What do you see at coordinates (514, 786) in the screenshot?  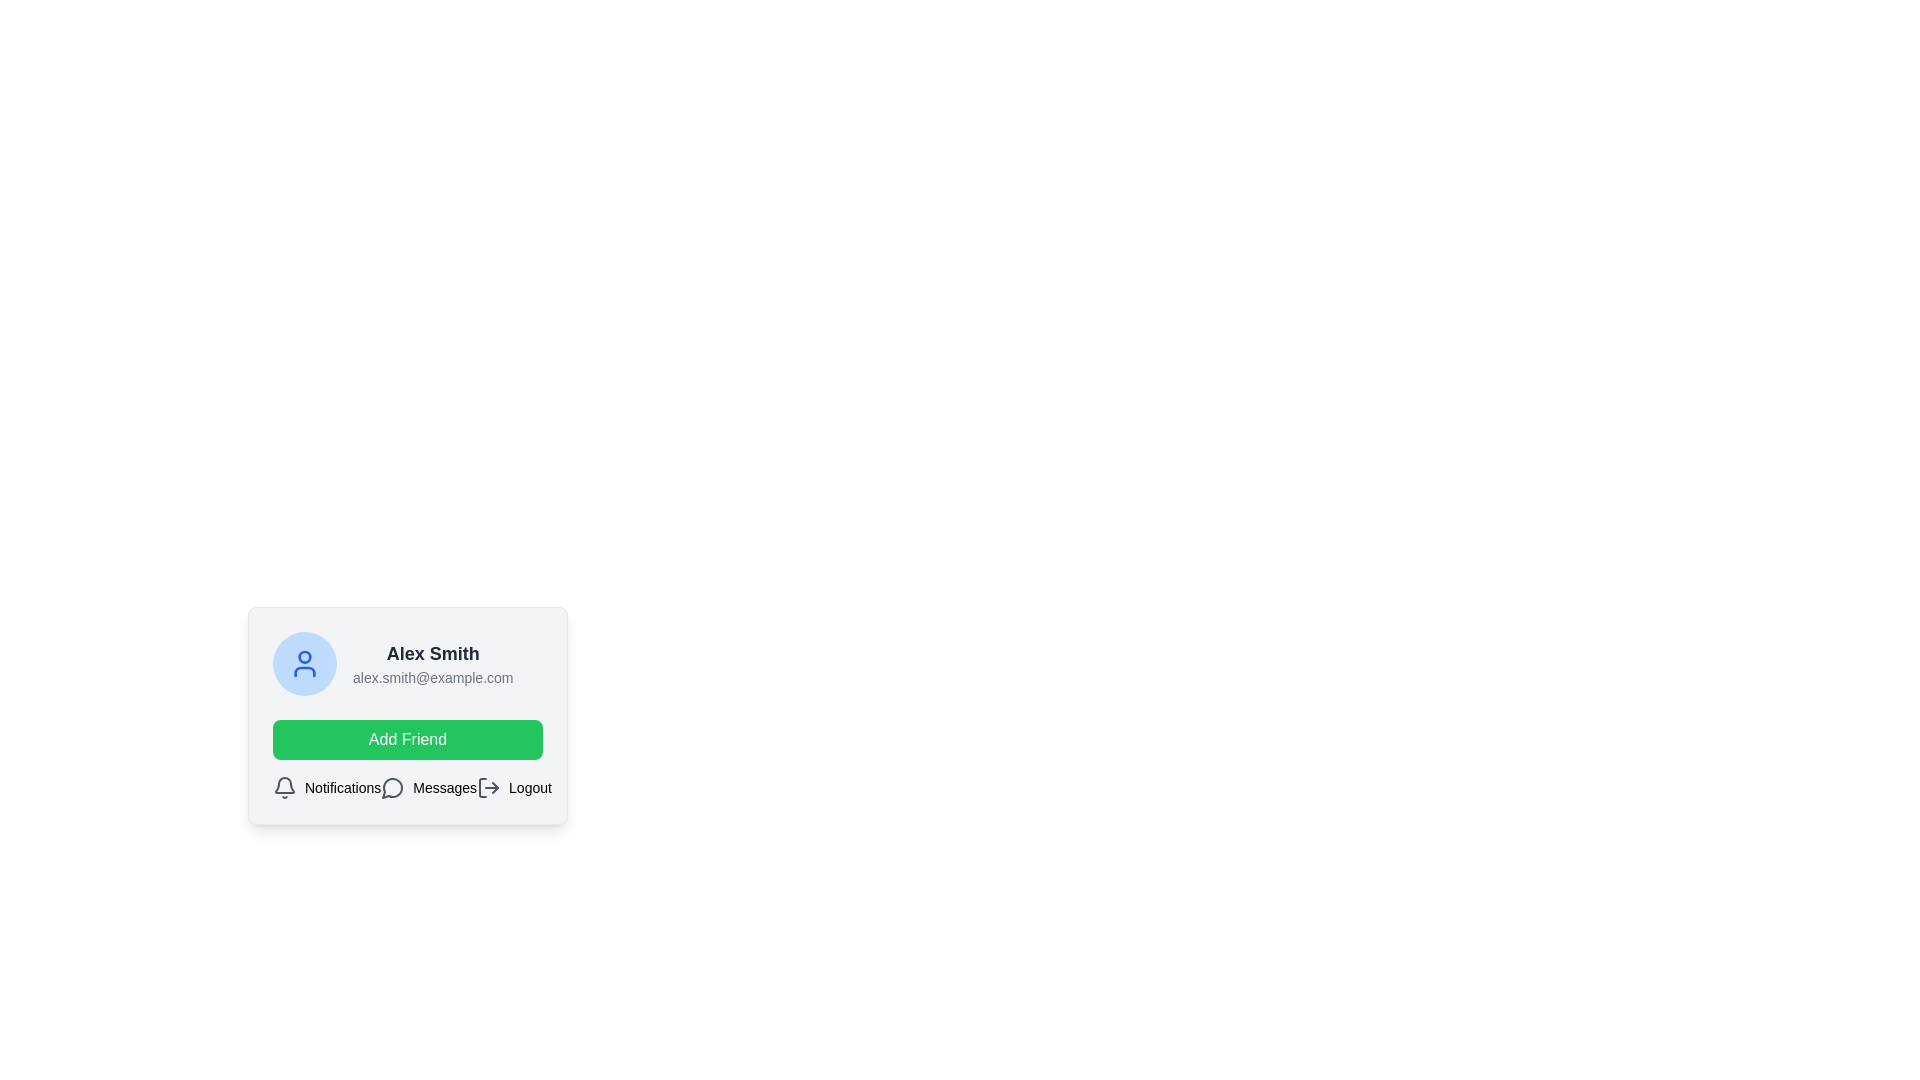 I see `the Logout button, which features an icon resembling a logout symbol and the text 'Logout', located at the bottom-right of the interface` at bounding box center [514, 786].